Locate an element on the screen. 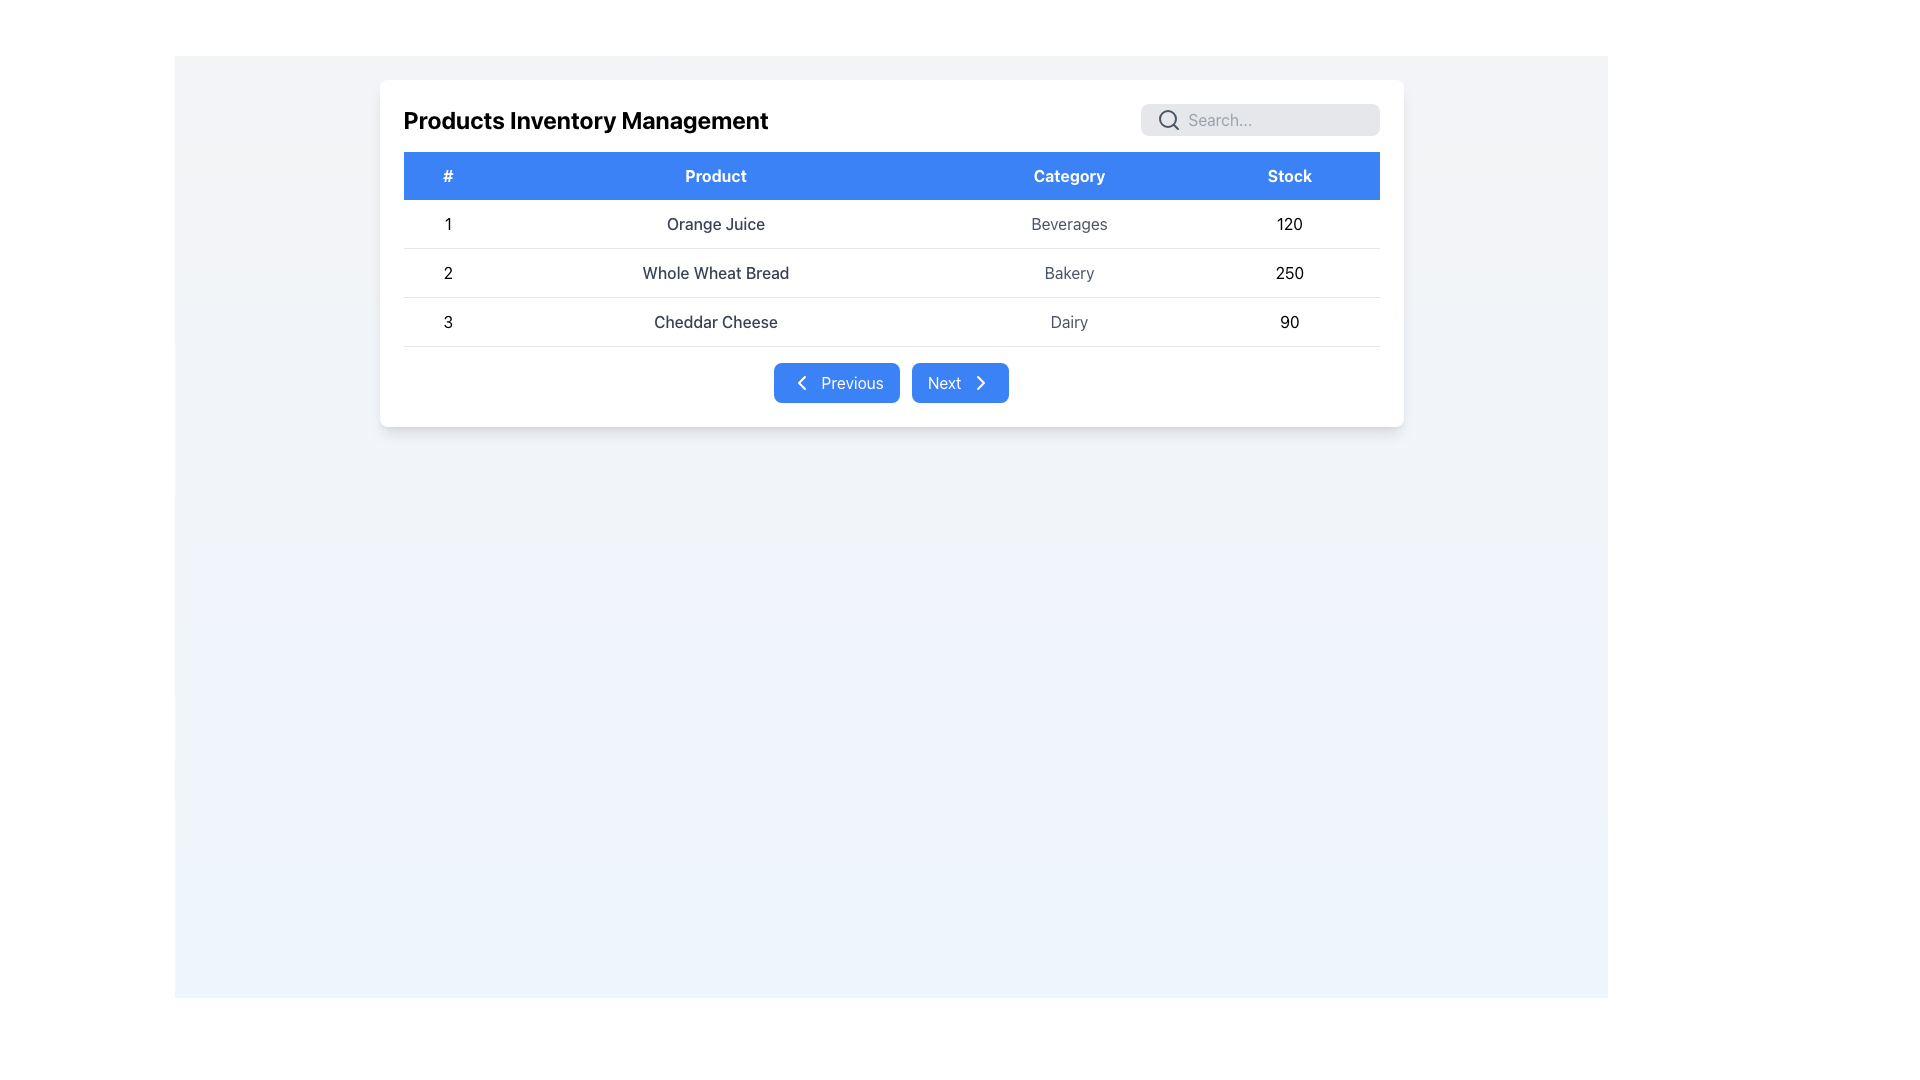 The image size is (1920, 1080). the leftward-pointing arrow icon within the 'Previous' navigational button is located at coordinates (801, 382).